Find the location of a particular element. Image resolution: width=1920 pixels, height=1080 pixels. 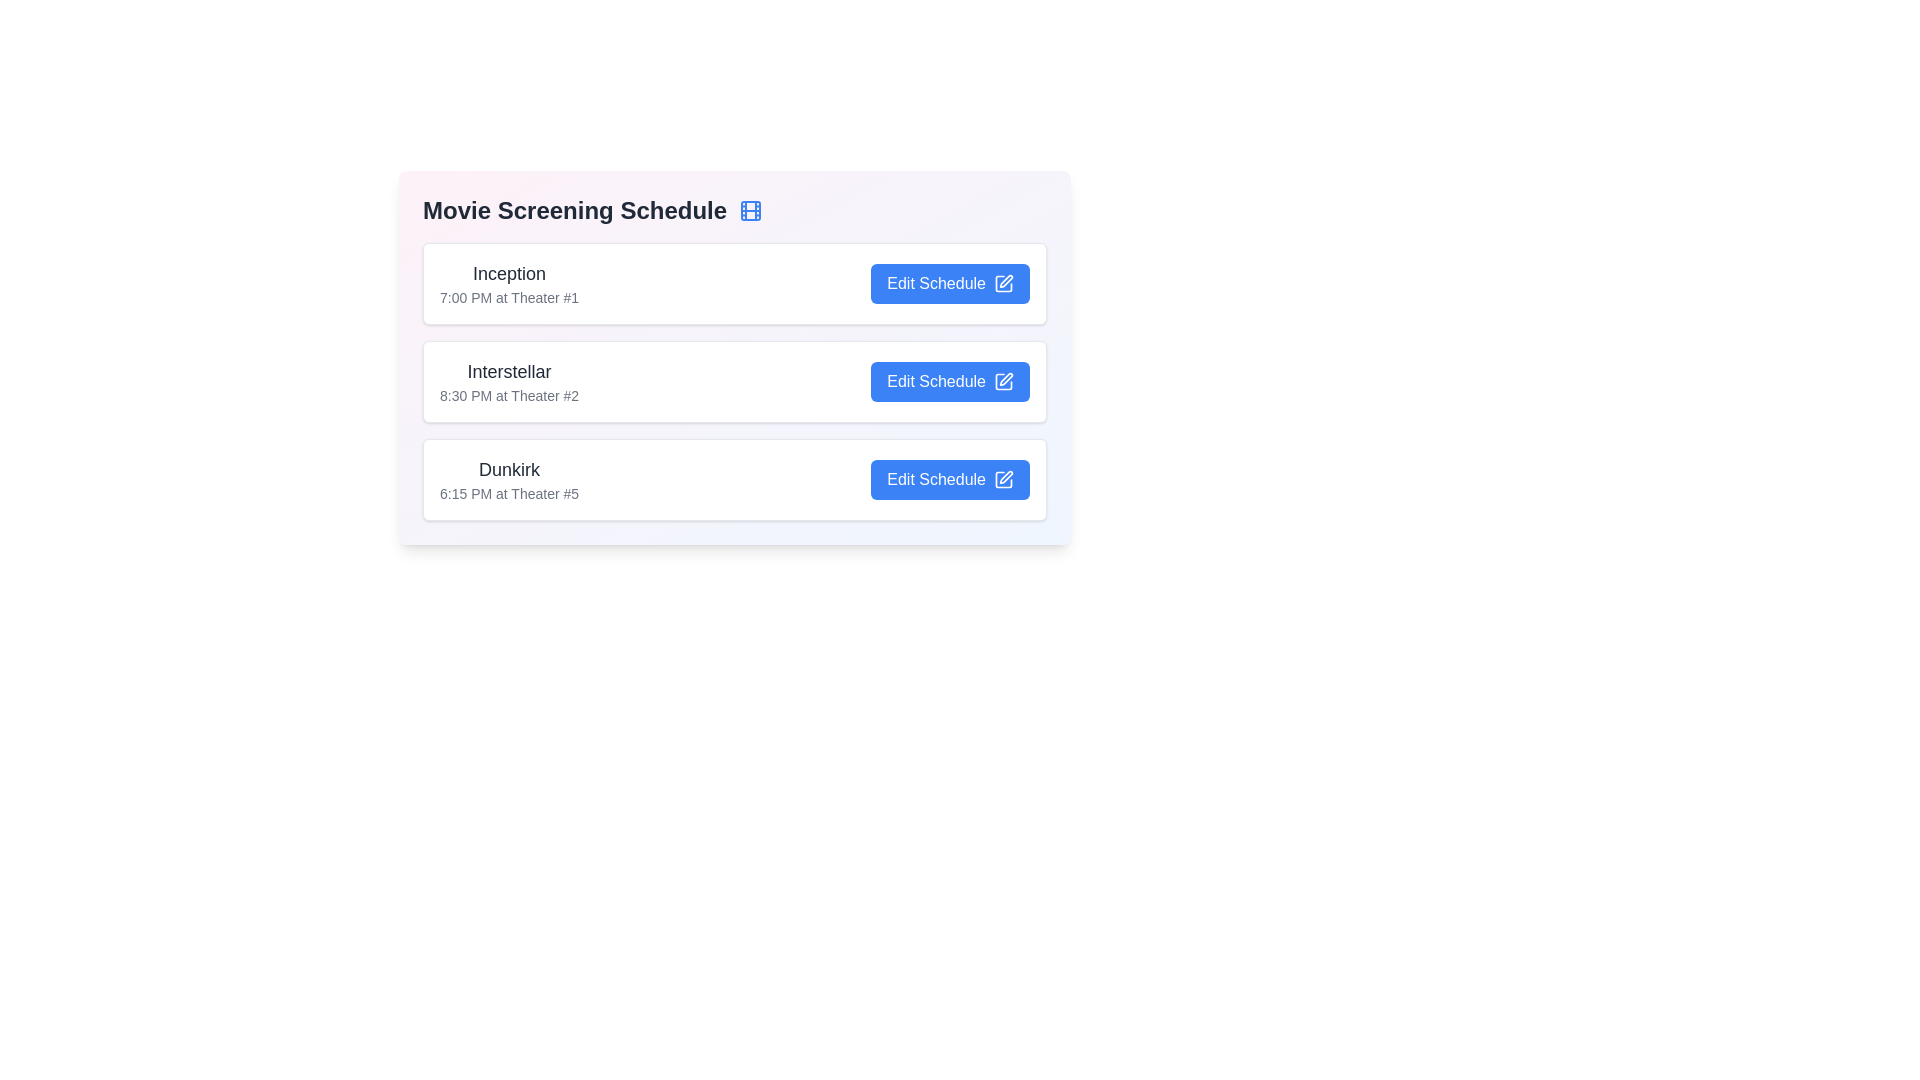

the 'Edit Schedule' button for the movie titled Dunkirk is located at coordinates (949, 479).